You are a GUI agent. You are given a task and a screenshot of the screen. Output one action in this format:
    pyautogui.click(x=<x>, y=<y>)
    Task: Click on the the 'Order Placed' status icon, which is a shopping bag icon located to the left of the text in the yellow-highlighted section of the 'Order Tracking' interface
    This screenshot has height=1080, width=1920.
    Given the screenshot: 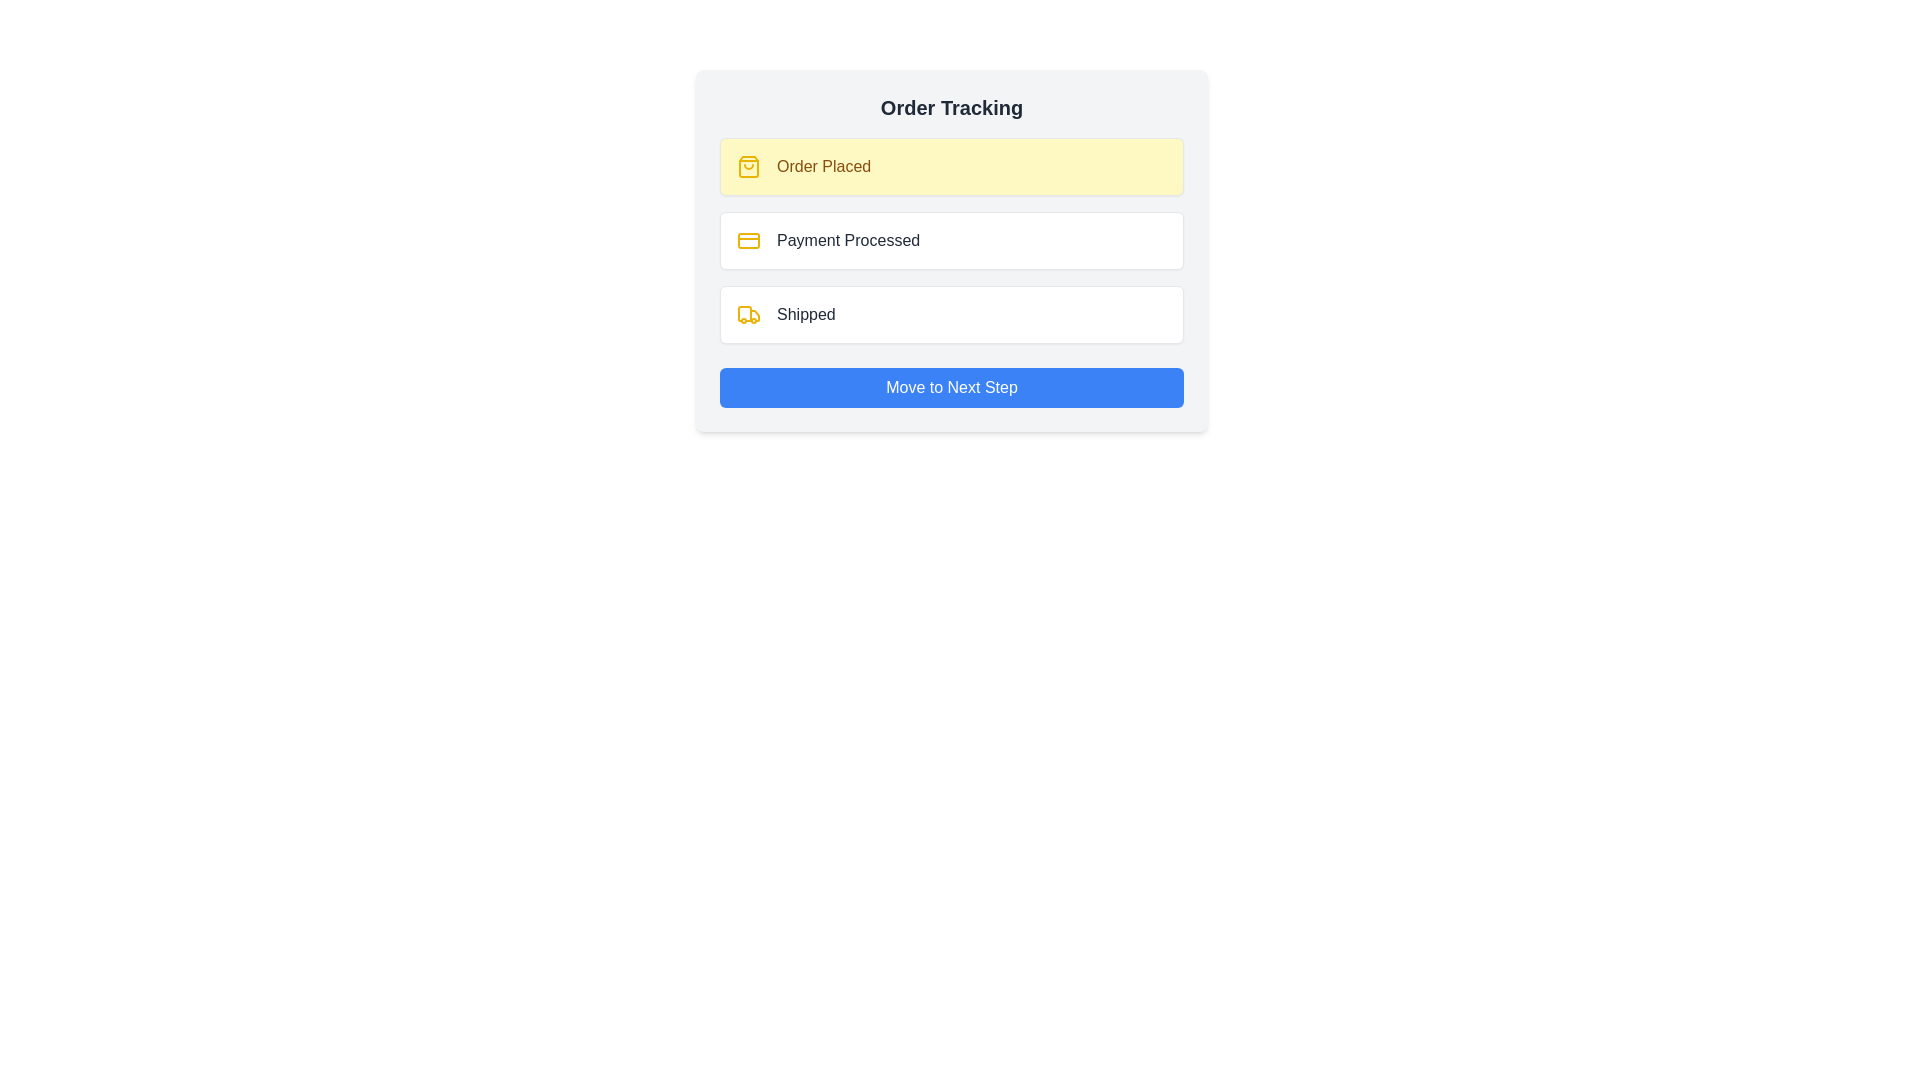 What is the action you would take?
    pyautogui.click(x=747, y=165)
    